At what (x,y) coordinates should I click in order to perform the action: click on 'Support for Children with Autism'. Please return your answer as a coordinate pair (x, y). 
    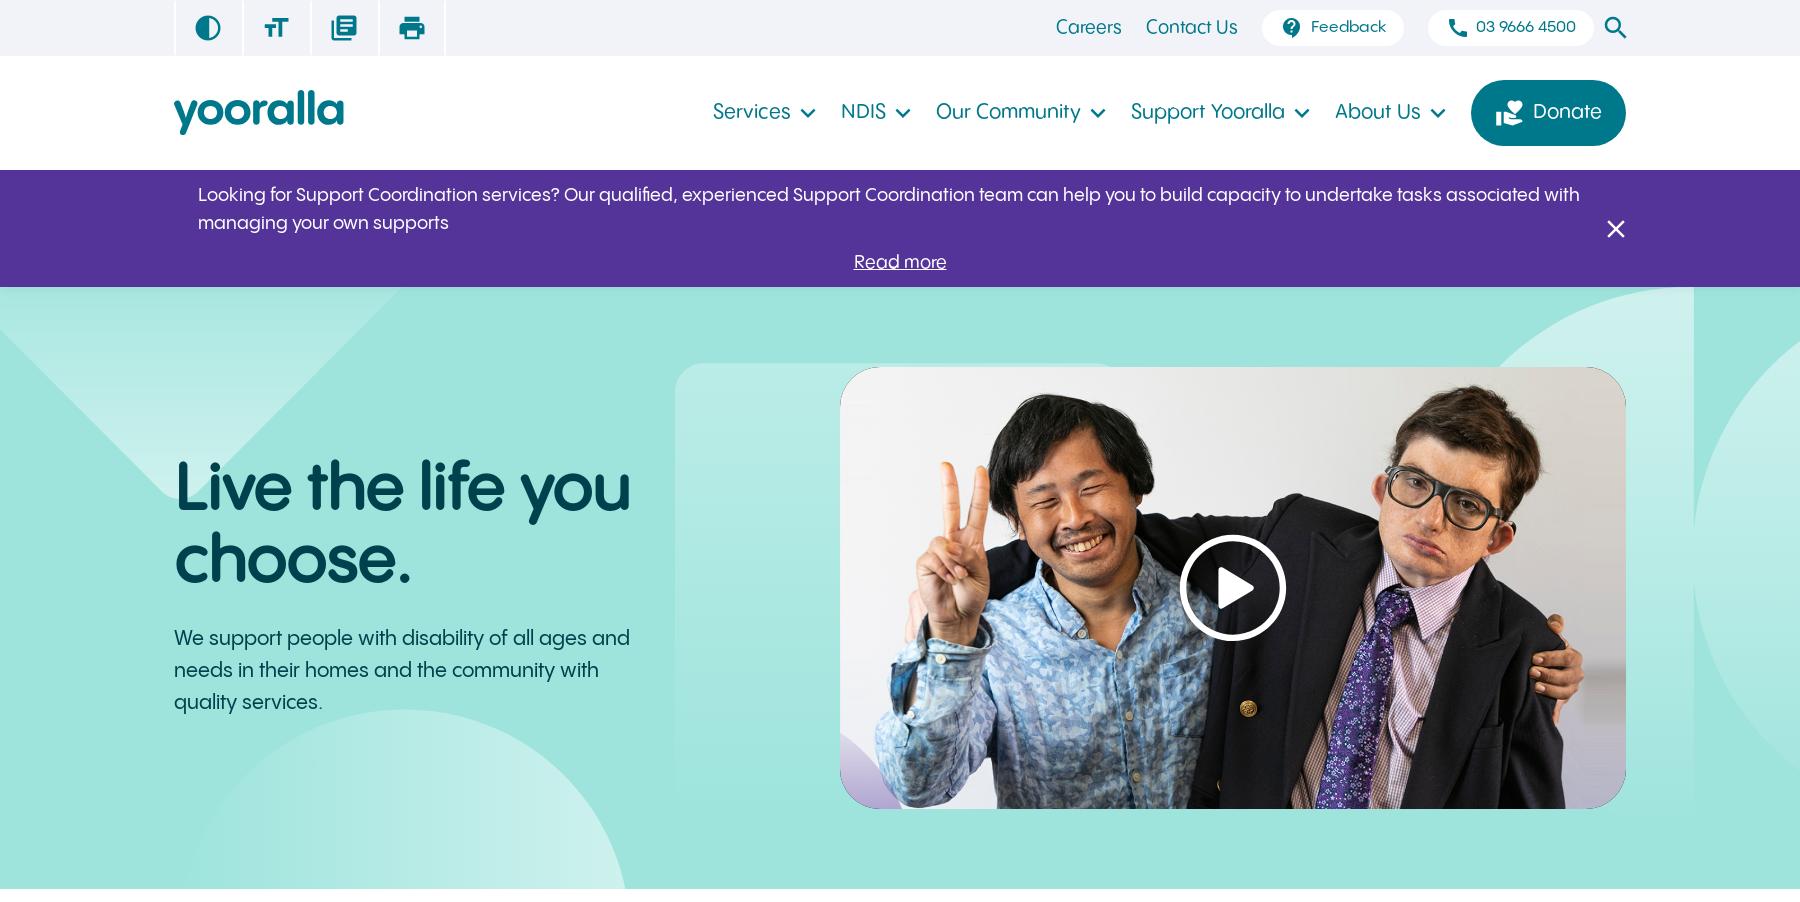
    Looking at the image, I should click on (1281, 78).